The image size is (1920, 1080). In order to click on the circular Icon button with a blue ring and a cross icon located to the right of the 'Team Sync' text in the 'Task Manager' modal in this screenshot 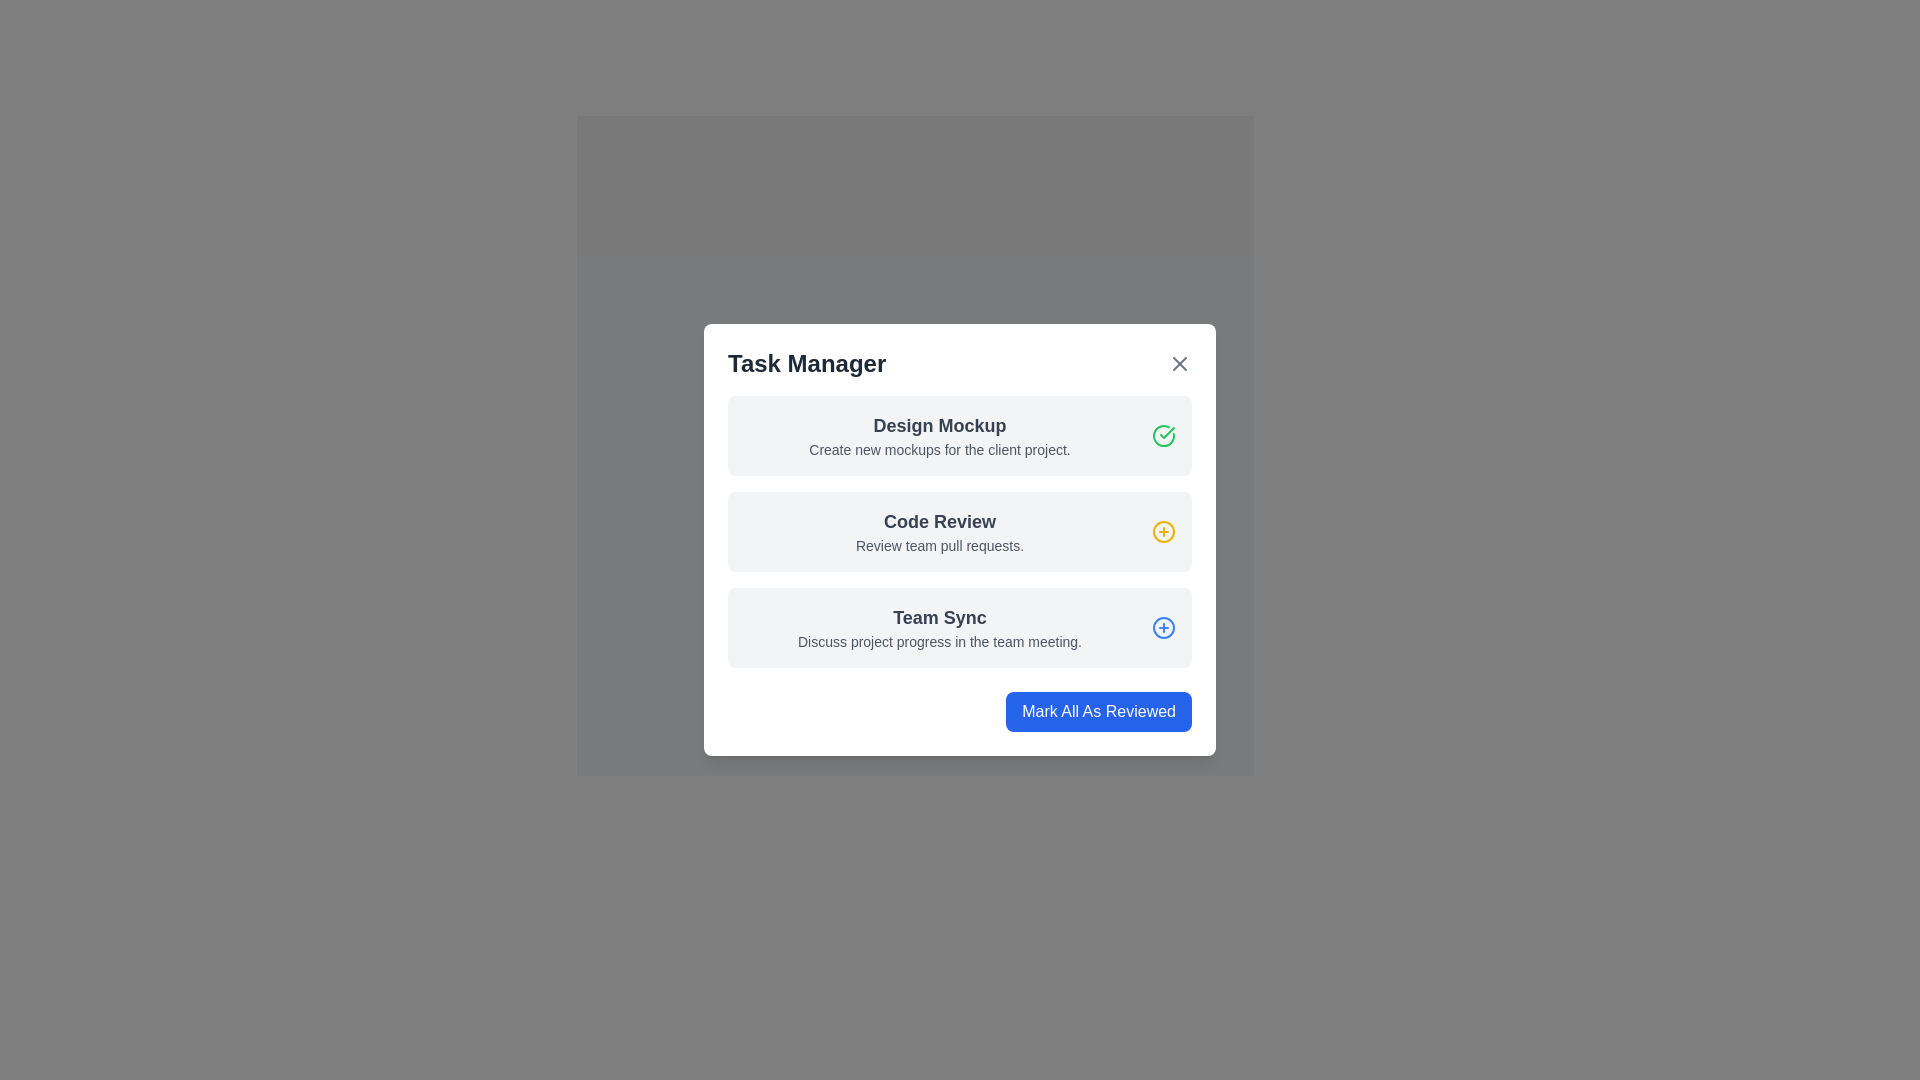, I will do `click(1163, 627)`.